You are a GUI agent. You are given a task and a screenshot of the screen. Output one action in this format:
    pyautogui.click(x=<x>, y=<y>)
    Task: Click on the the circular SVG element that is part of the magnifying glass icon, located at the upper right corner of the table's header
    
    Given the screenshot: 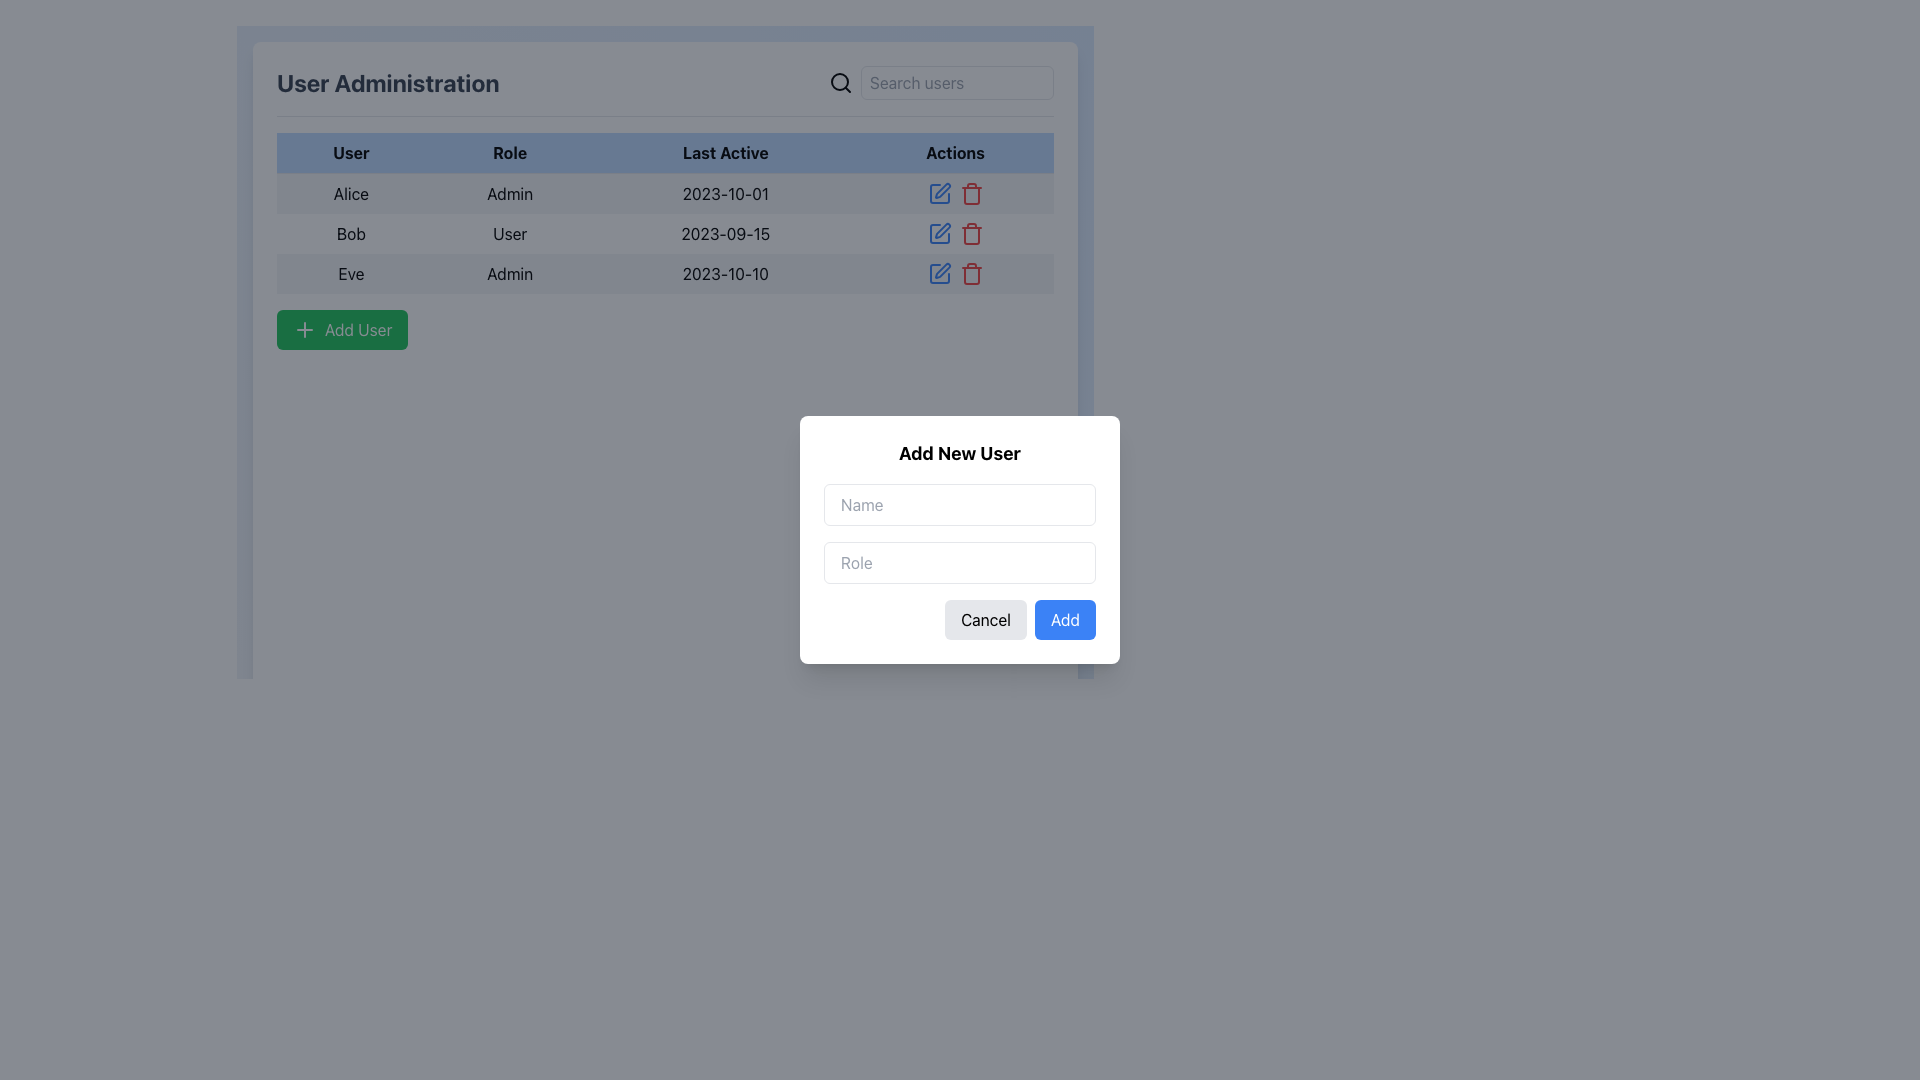 What is the action you would take?
    pyautogui.click(x=840, y=80)
    